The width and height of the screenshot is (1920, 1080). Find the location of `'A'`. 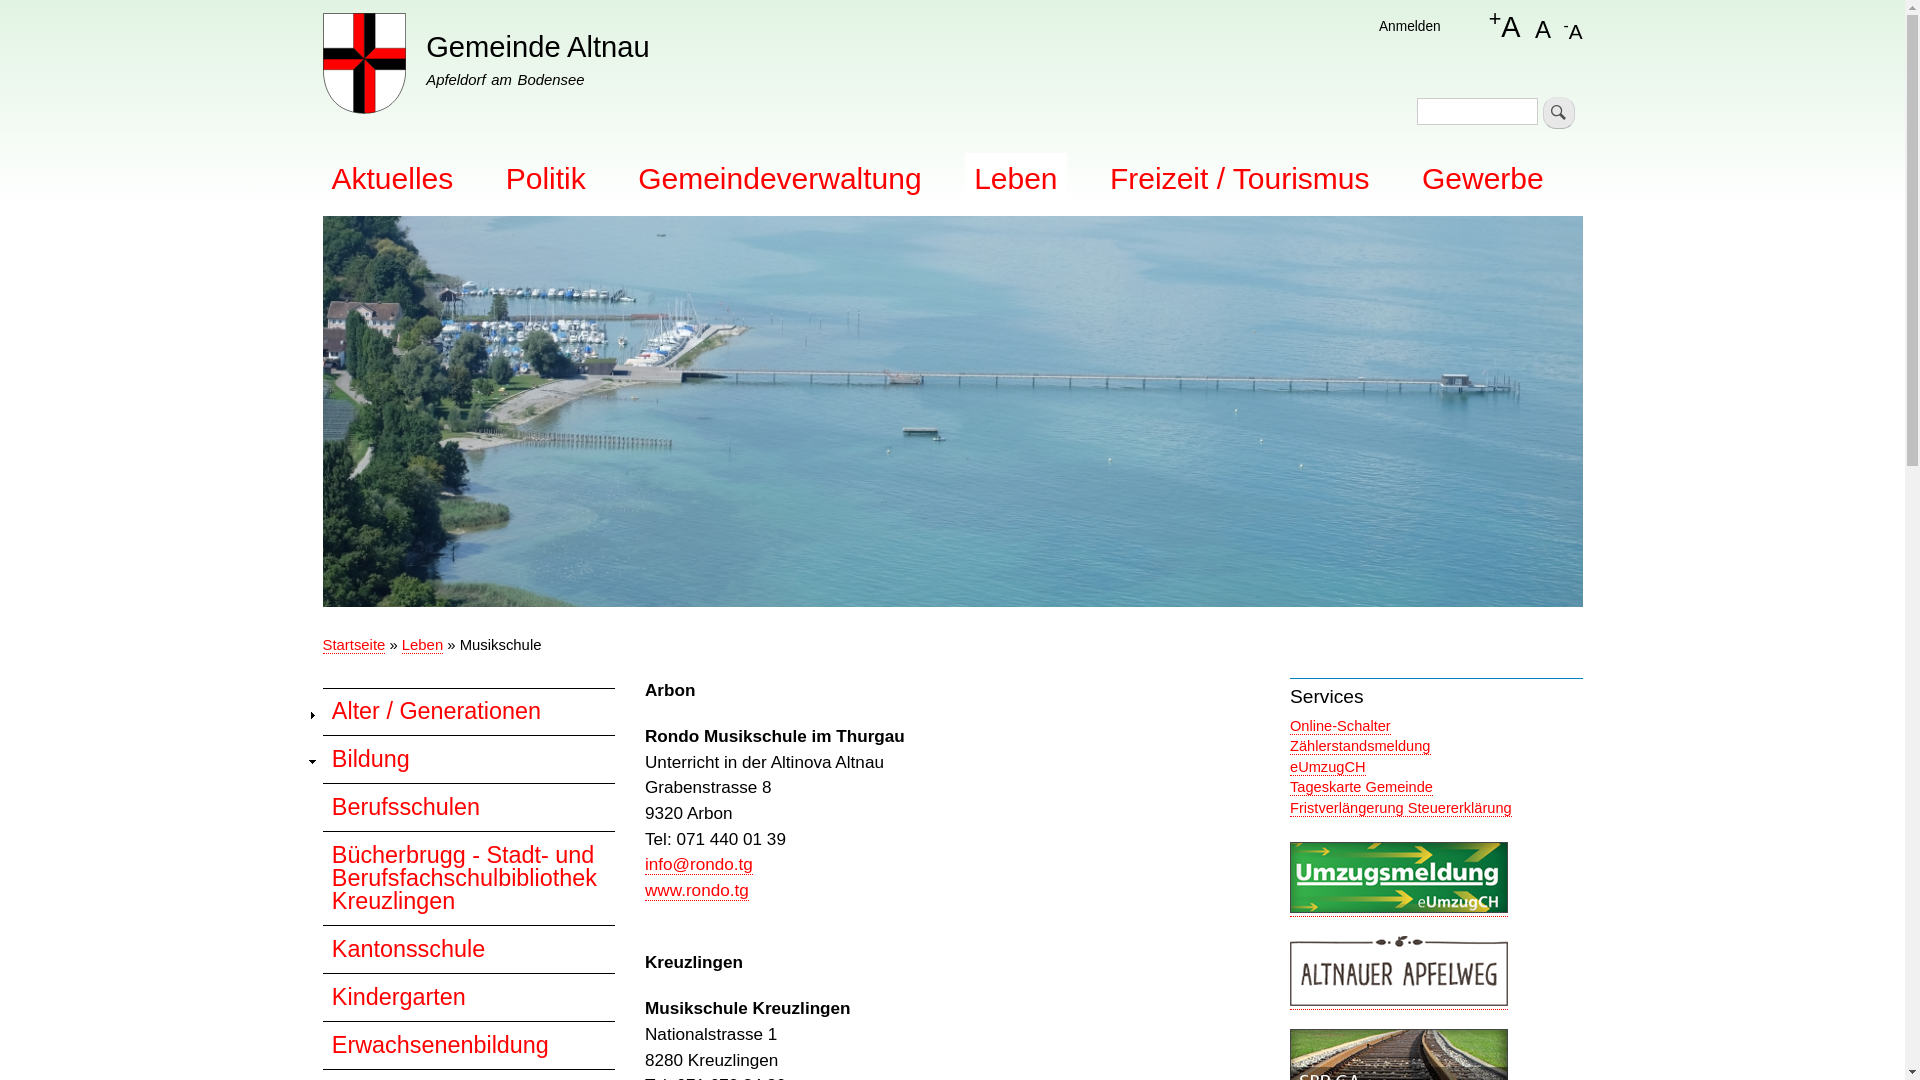

'A' is located at coordinates (1534, 27).